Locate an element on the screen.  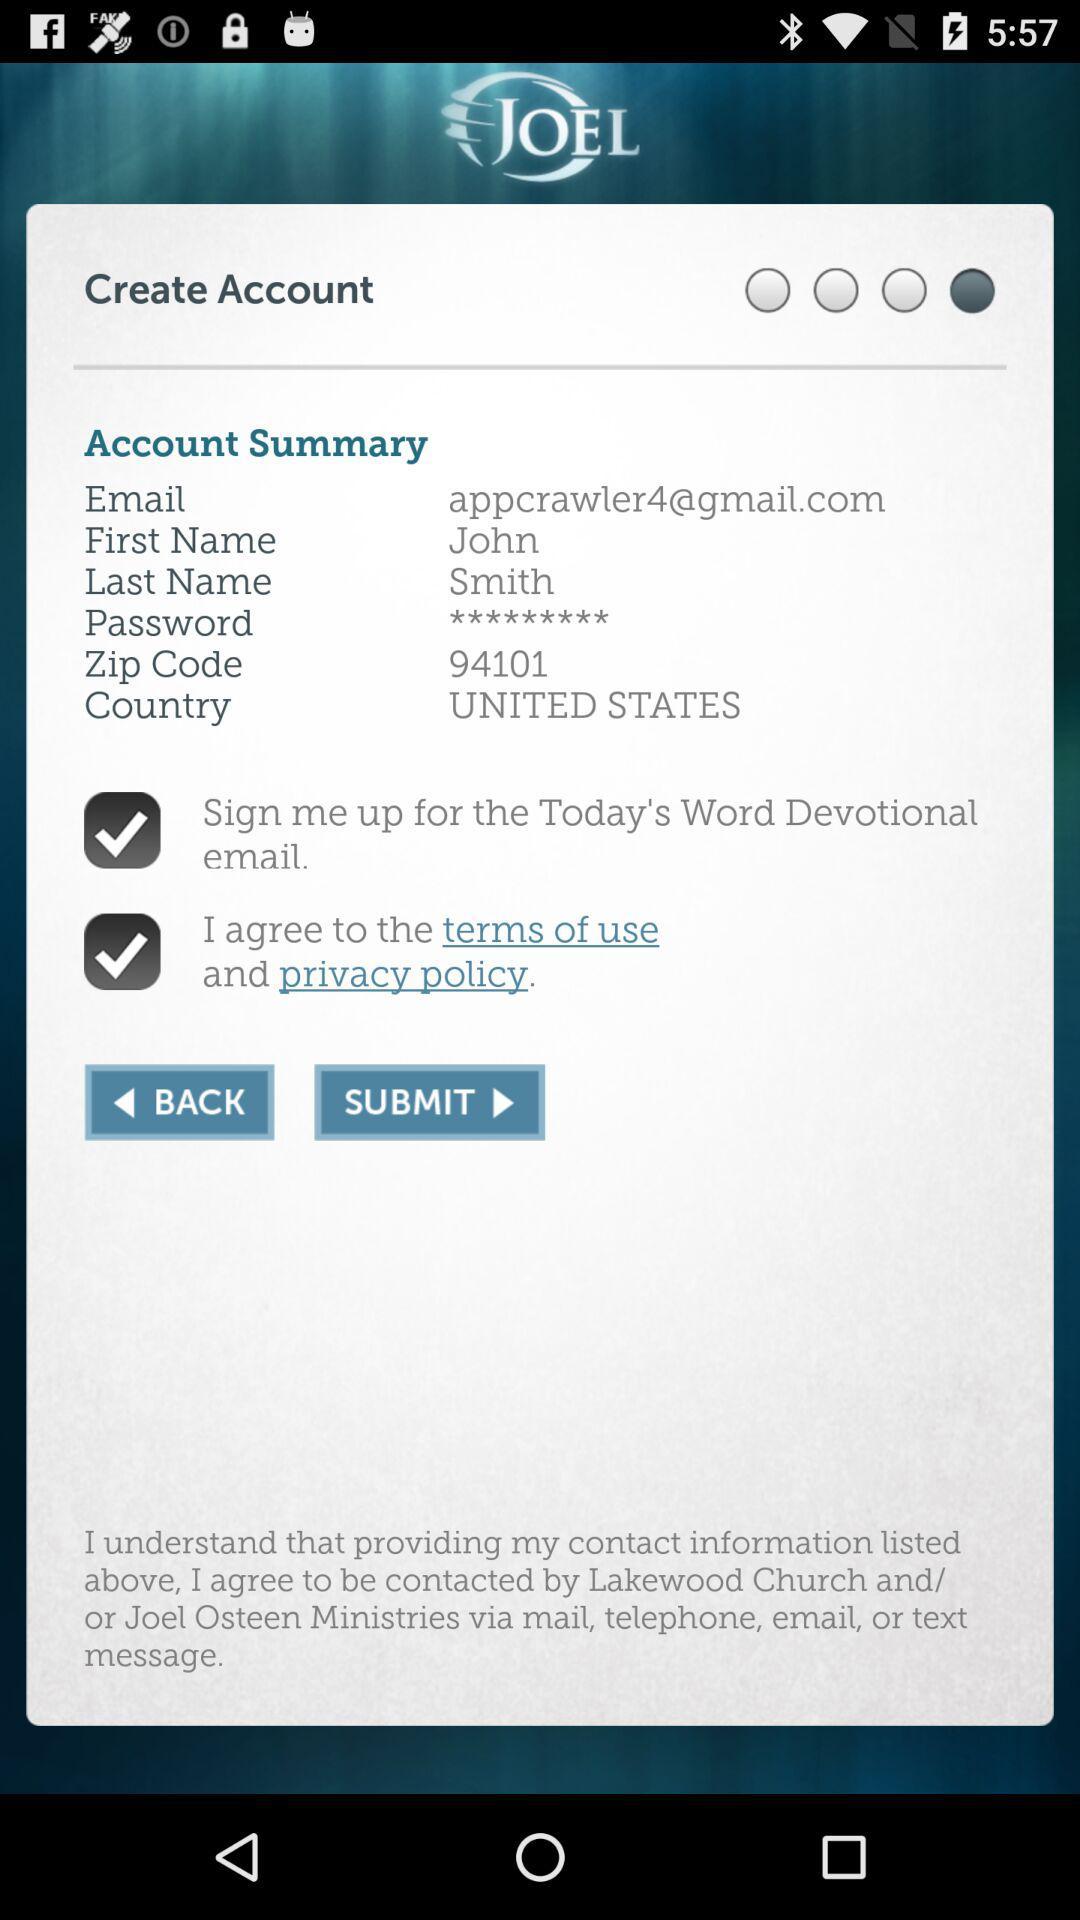
submit information is located at coordinates (428, 1101).